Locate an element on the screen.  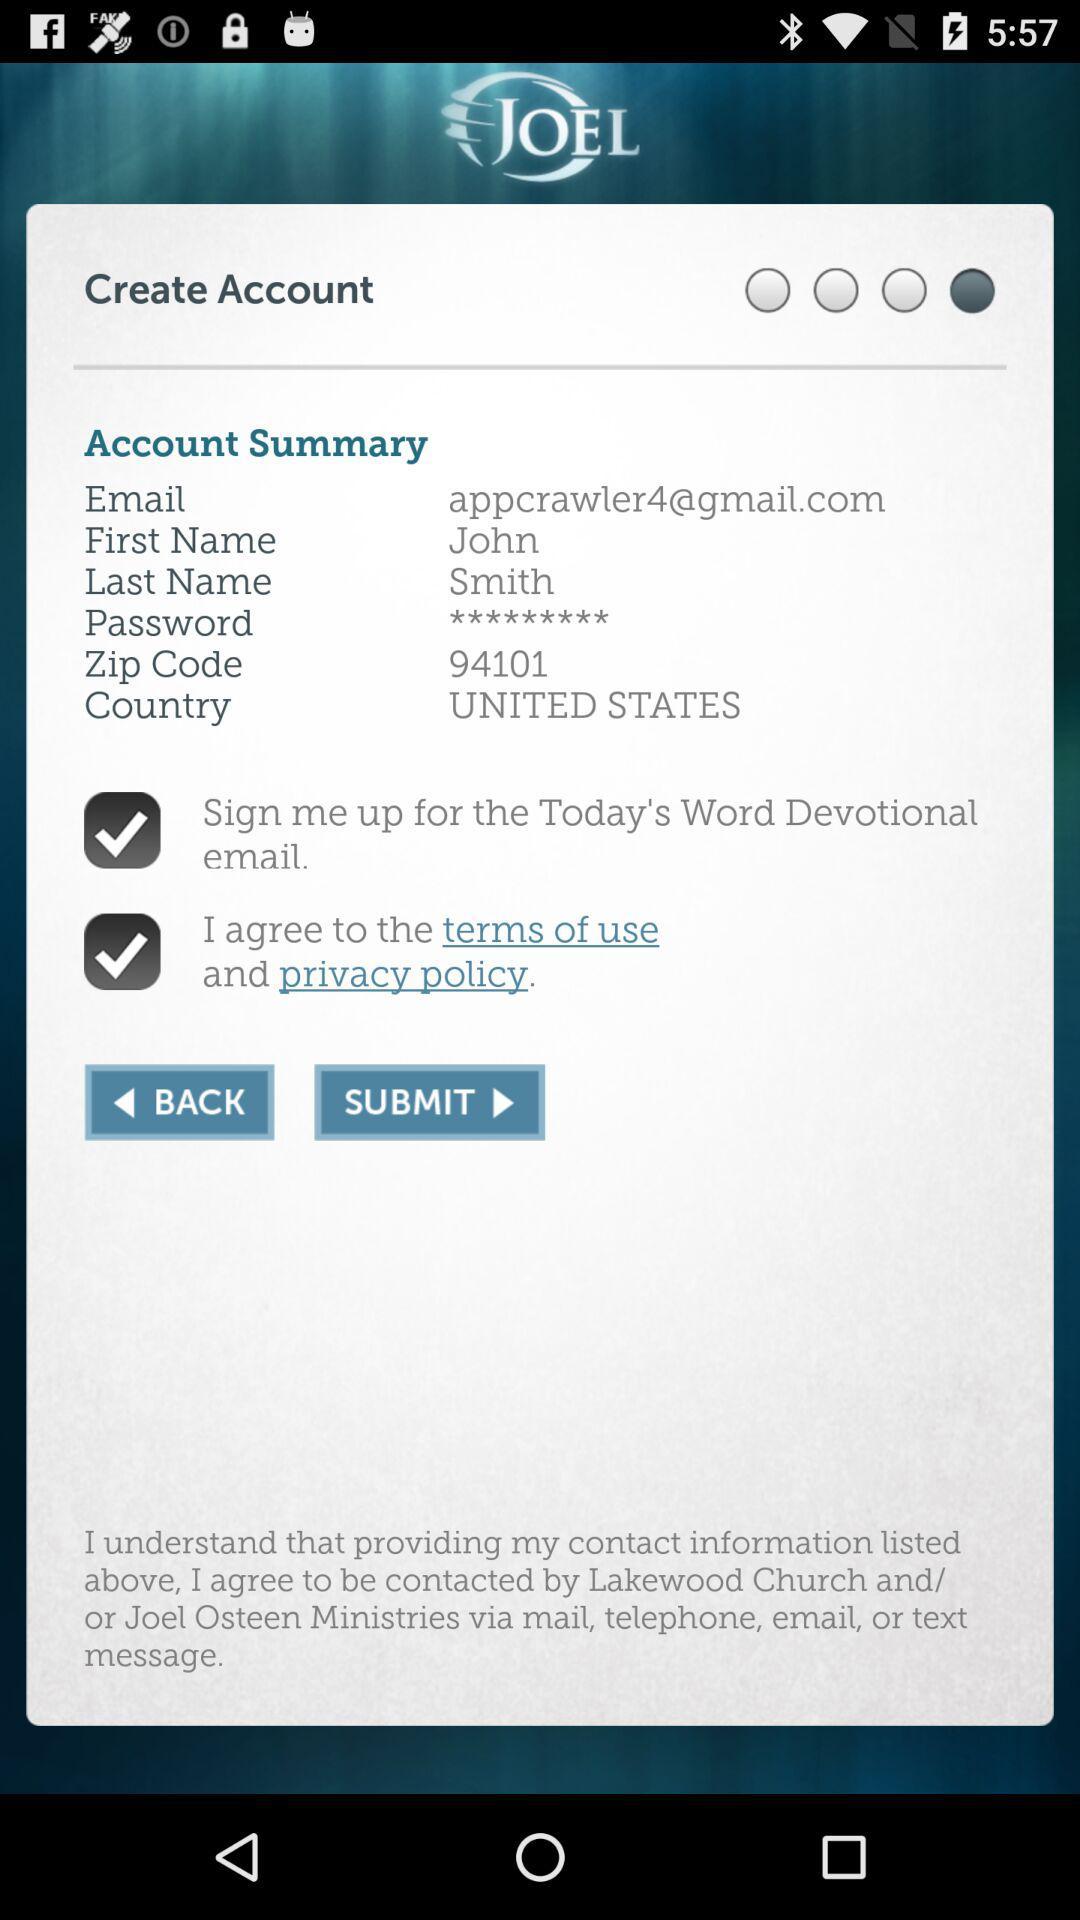
submit information is located at coordinates (428, 1101).